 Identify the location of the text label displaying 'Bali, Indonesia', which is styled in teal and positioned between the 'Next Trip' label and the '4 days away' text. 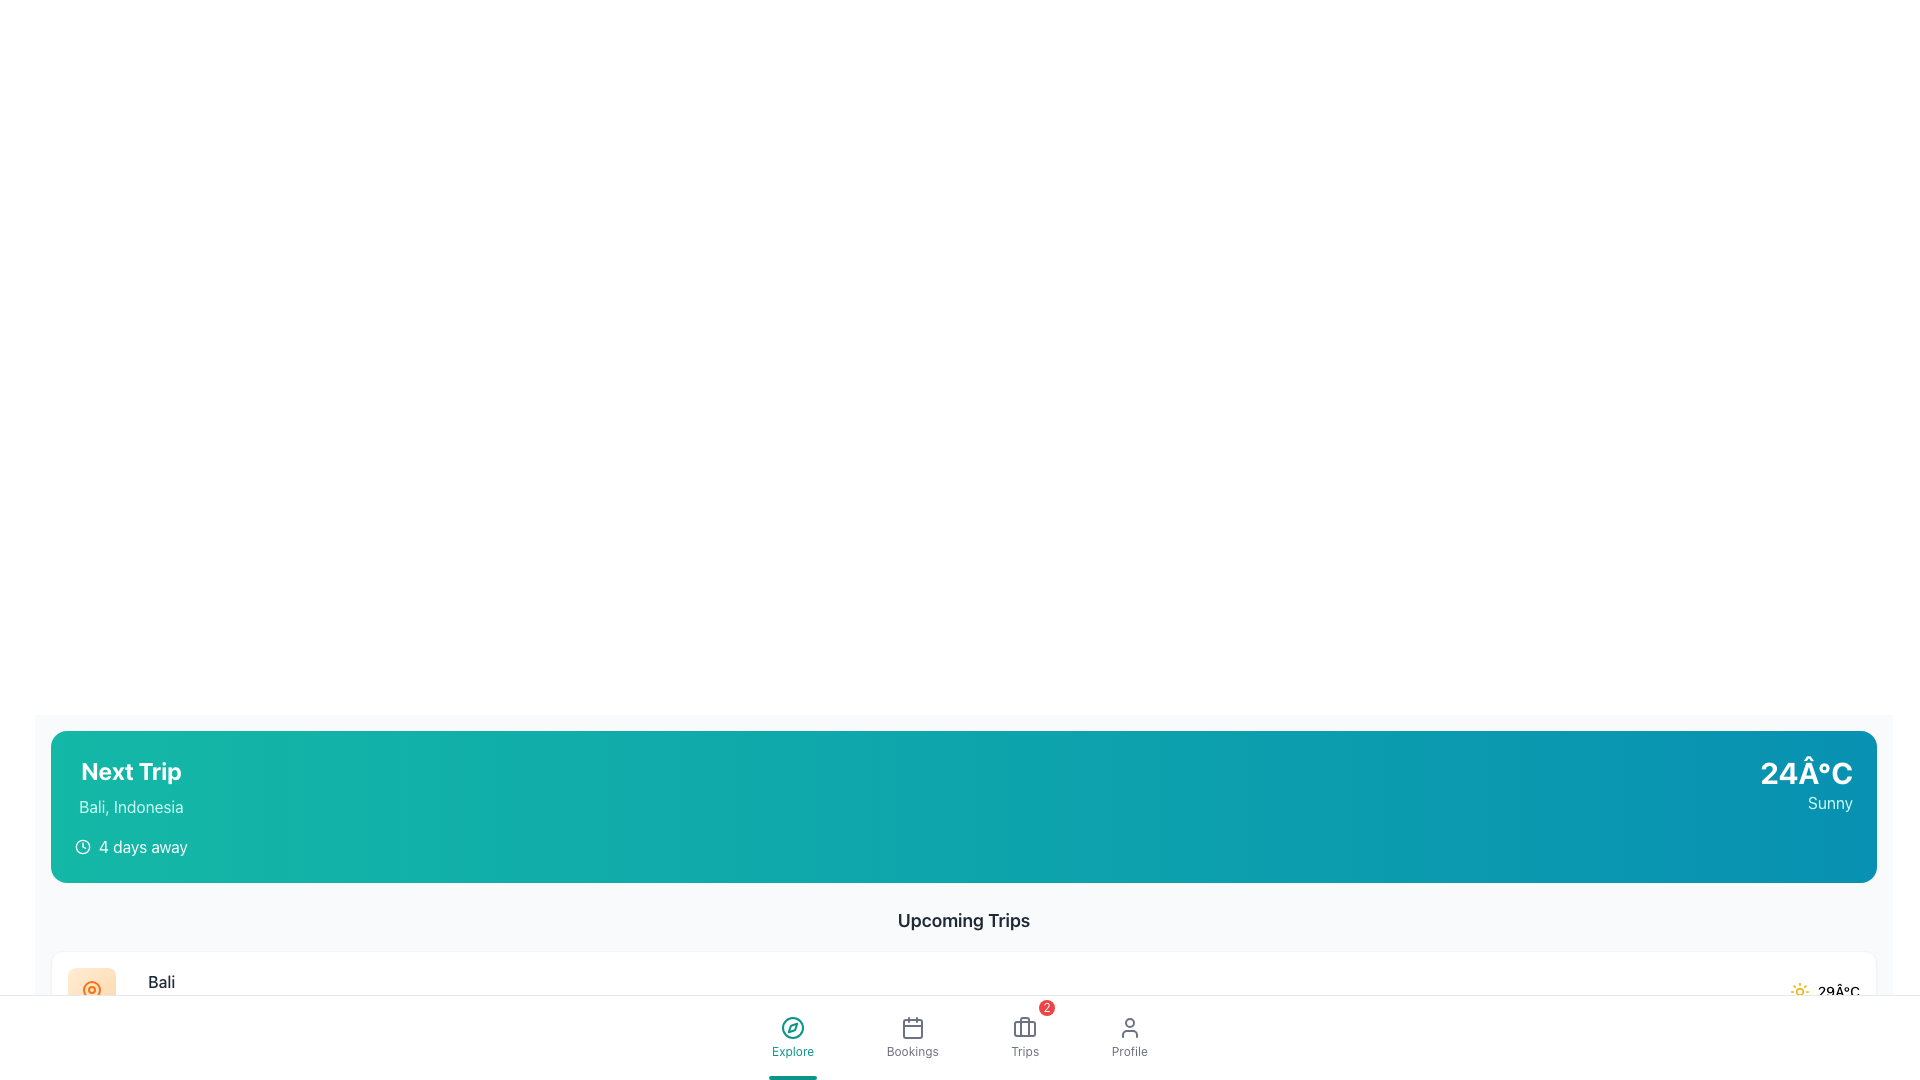
(130, 805).